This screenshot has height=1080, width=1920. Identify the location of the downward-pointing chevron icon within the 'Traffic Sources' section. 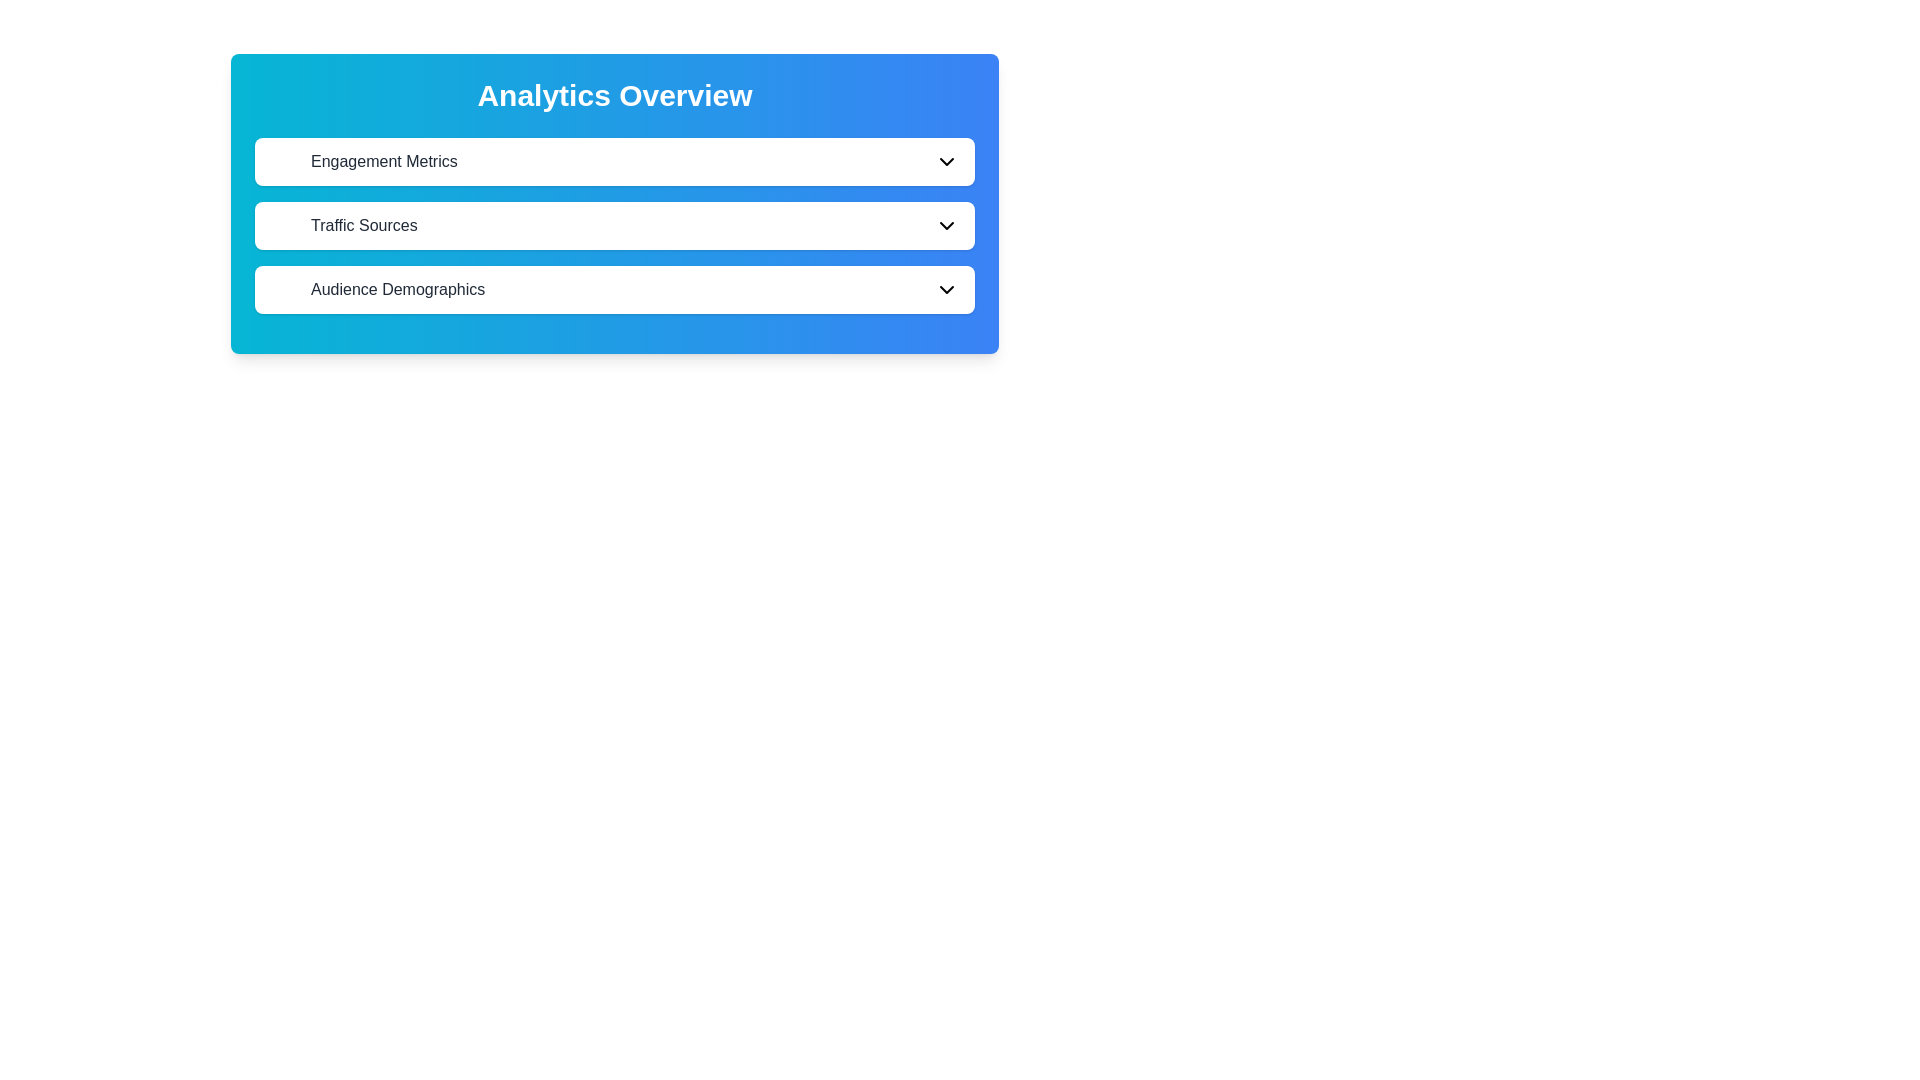
(945, 225).